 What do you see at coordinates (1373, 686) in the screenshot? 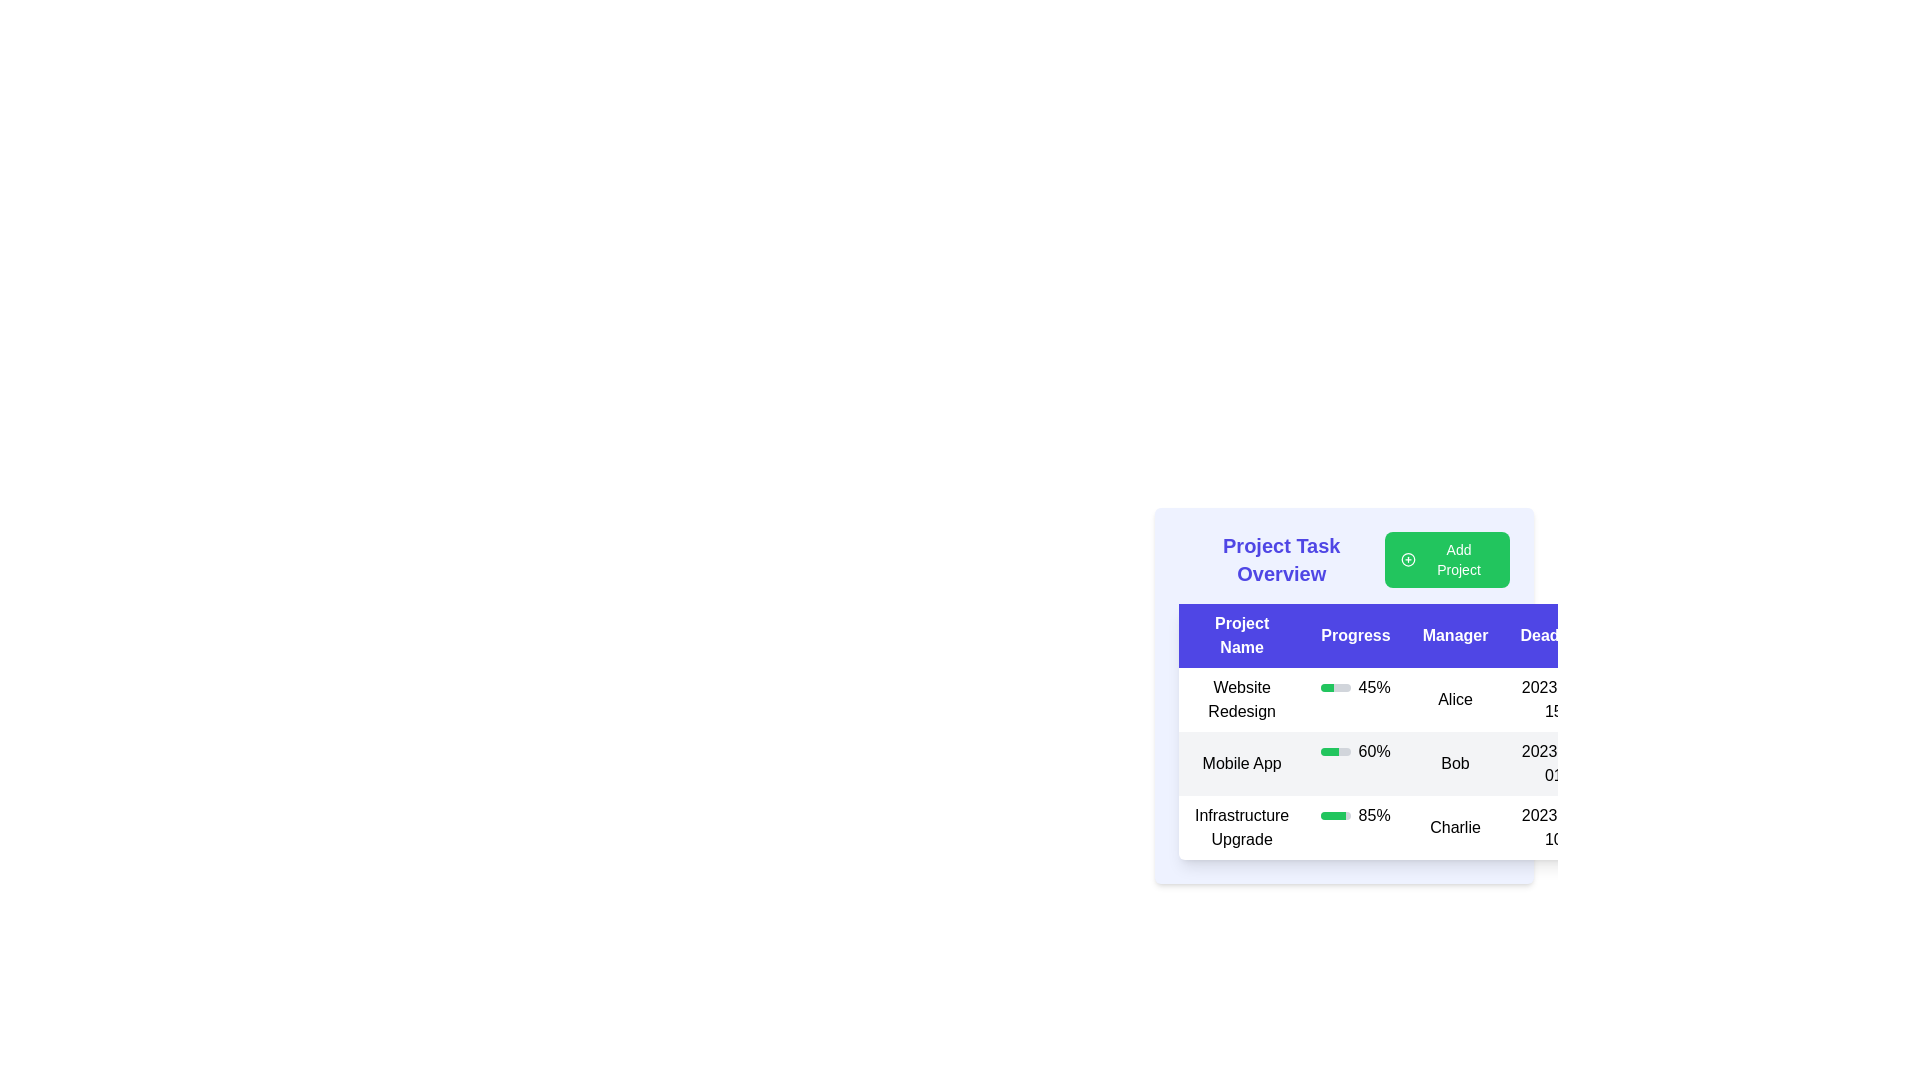
I see `the text label displaying the progress percentage for the 'Website Redesign' task, located under the 'Progress' column and to the right of the green progress bar` at bounding box center [1373, 686].